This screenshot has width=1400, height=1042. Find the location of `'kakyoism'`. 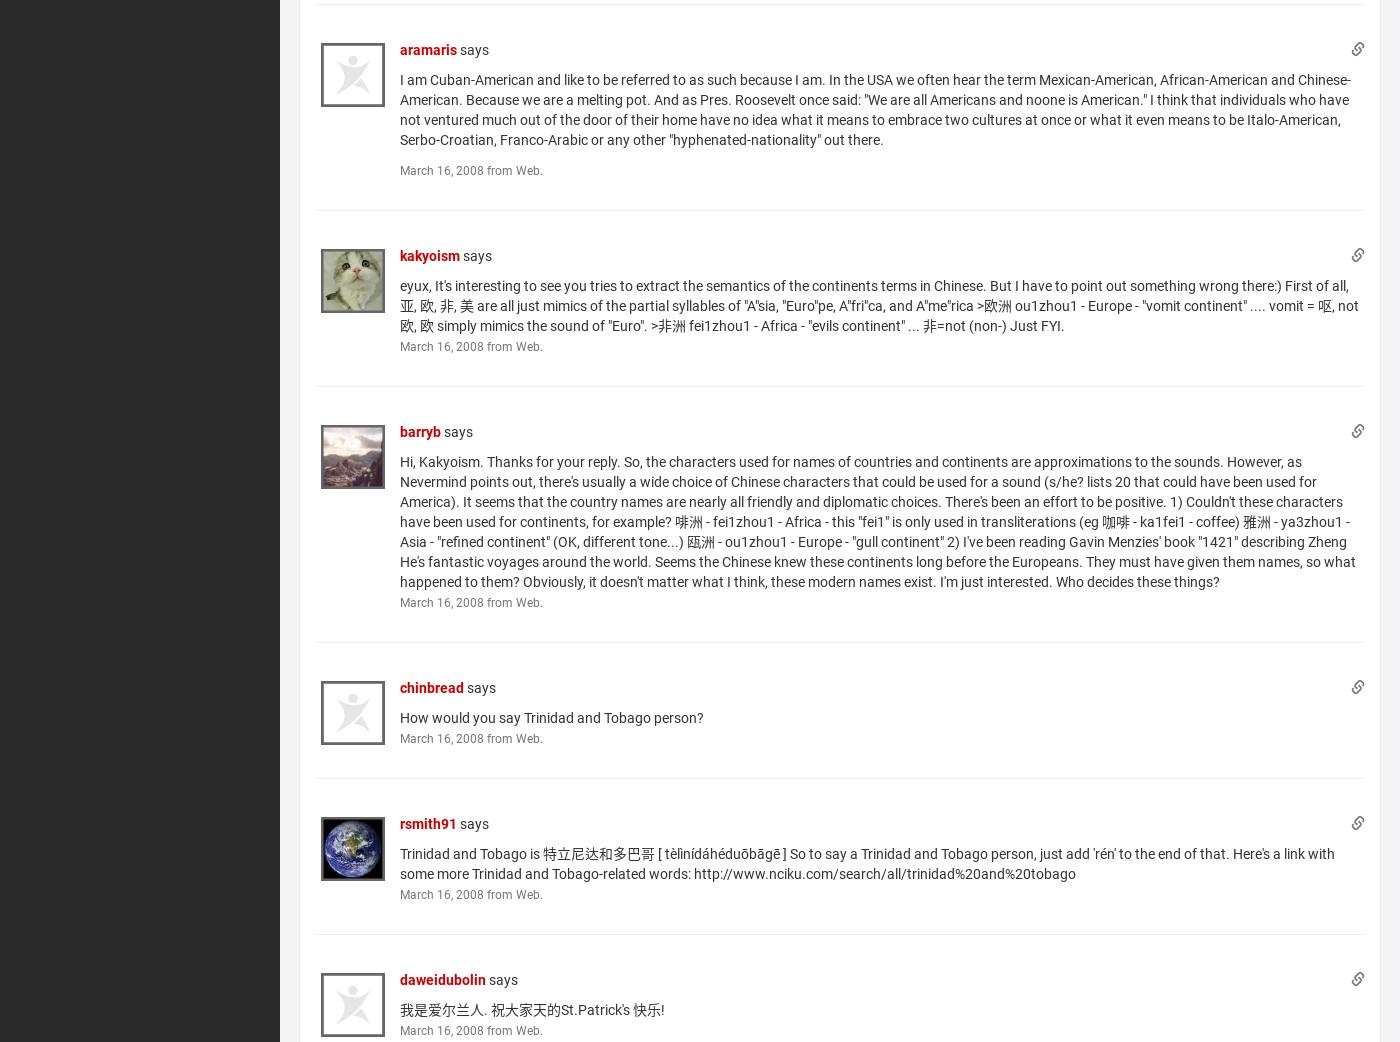

'kakyoism' is located at coordinates (429, 253).